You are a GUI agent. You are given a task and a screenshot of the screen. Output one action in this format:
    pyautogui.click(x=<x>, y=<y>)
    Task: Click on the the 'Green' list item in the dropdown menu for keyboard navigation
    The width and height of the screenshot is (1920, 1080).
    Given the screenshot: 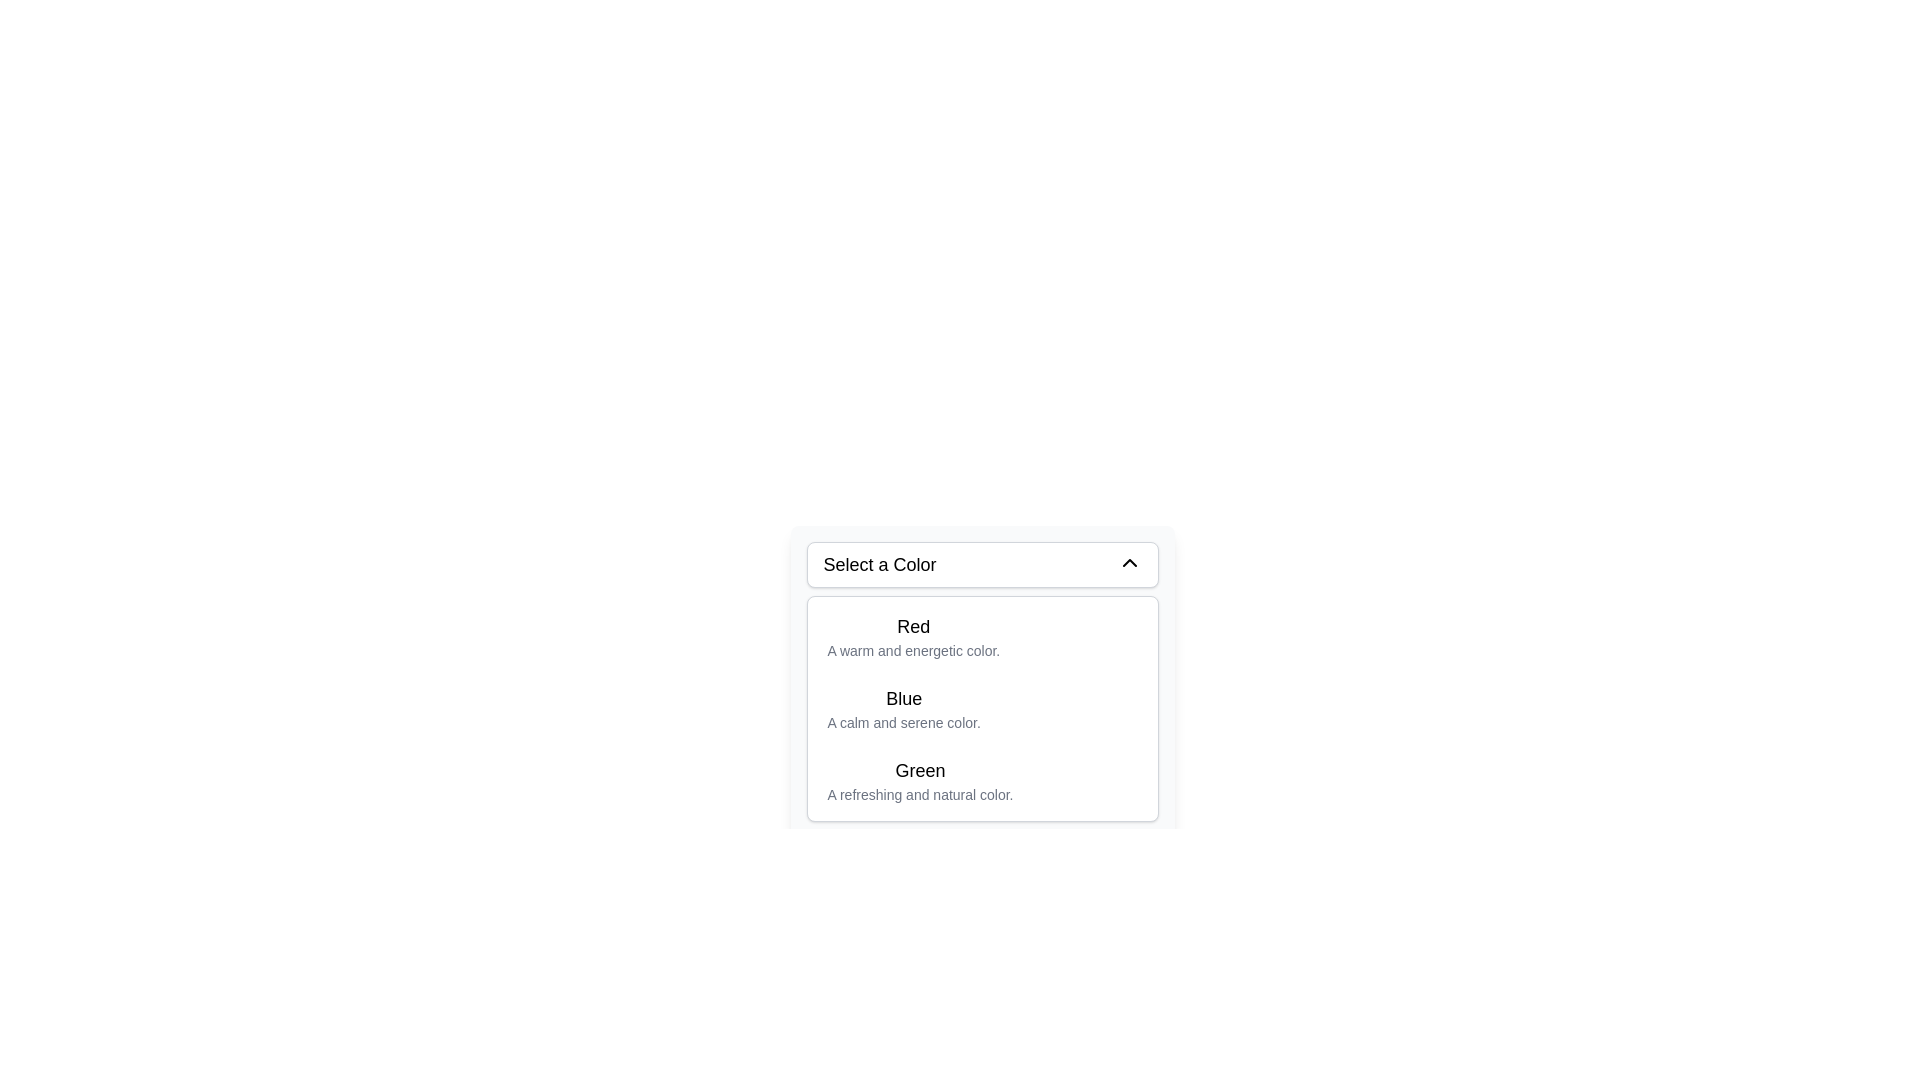 What is the action you would take?
    pyautogui.click(x=982, y=779)
    